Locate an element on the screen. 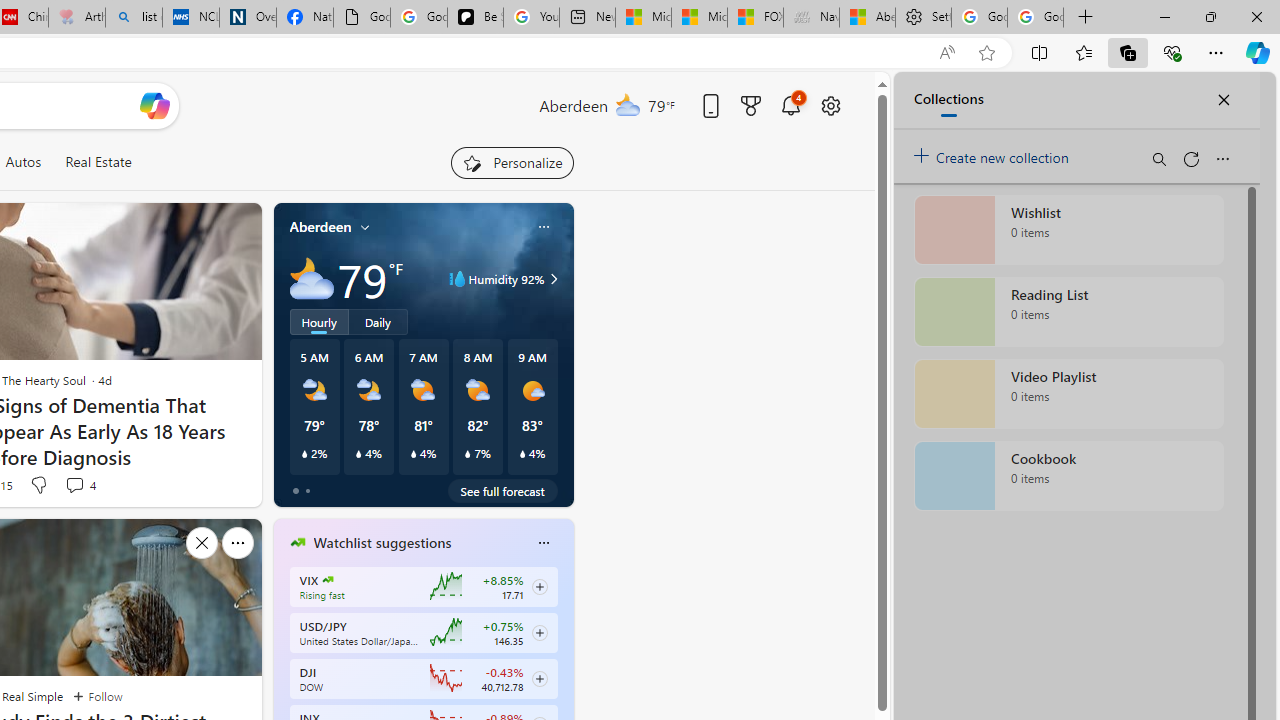 Image resolution: width=1280 pixels, height=720 pixels. 'Mostly cloudy' is located at coordinates (310, 279).